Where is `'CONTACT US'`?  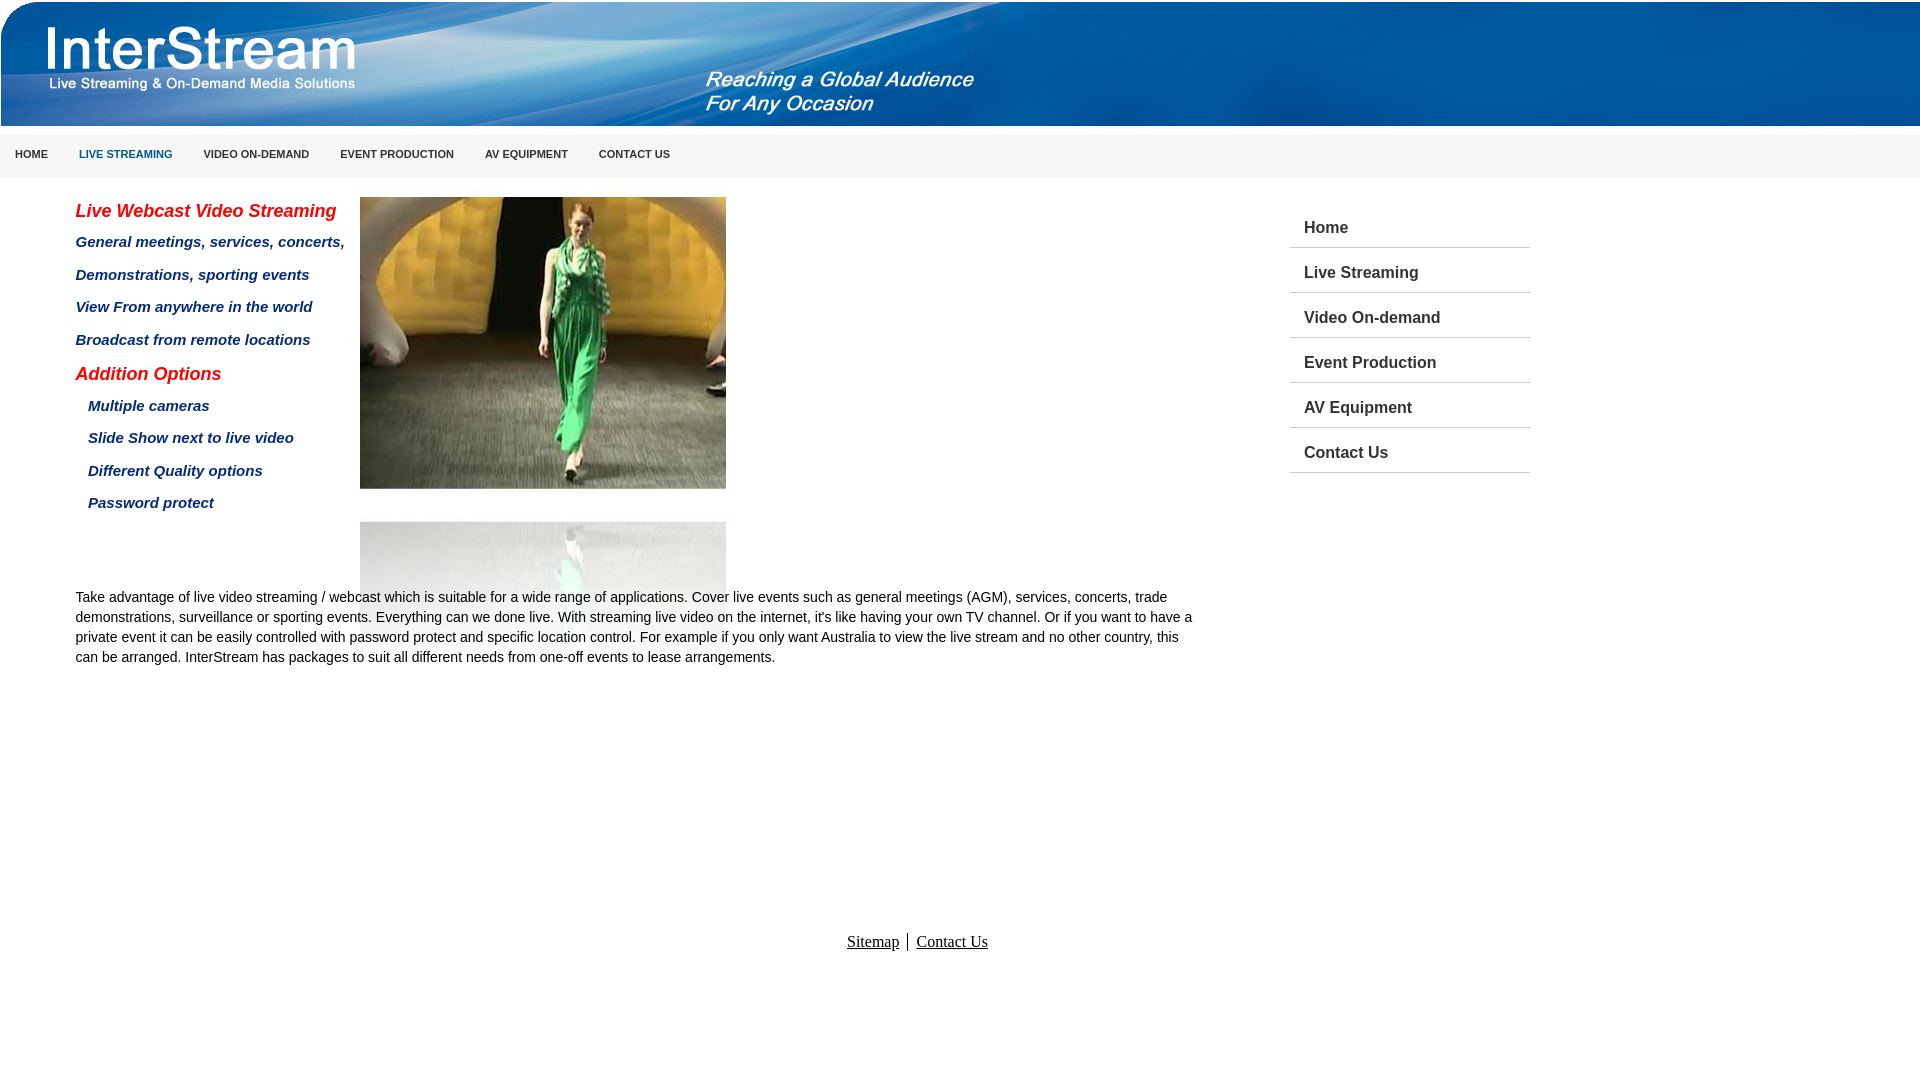
'CONTACT US' is located at coordinates (583, 154).